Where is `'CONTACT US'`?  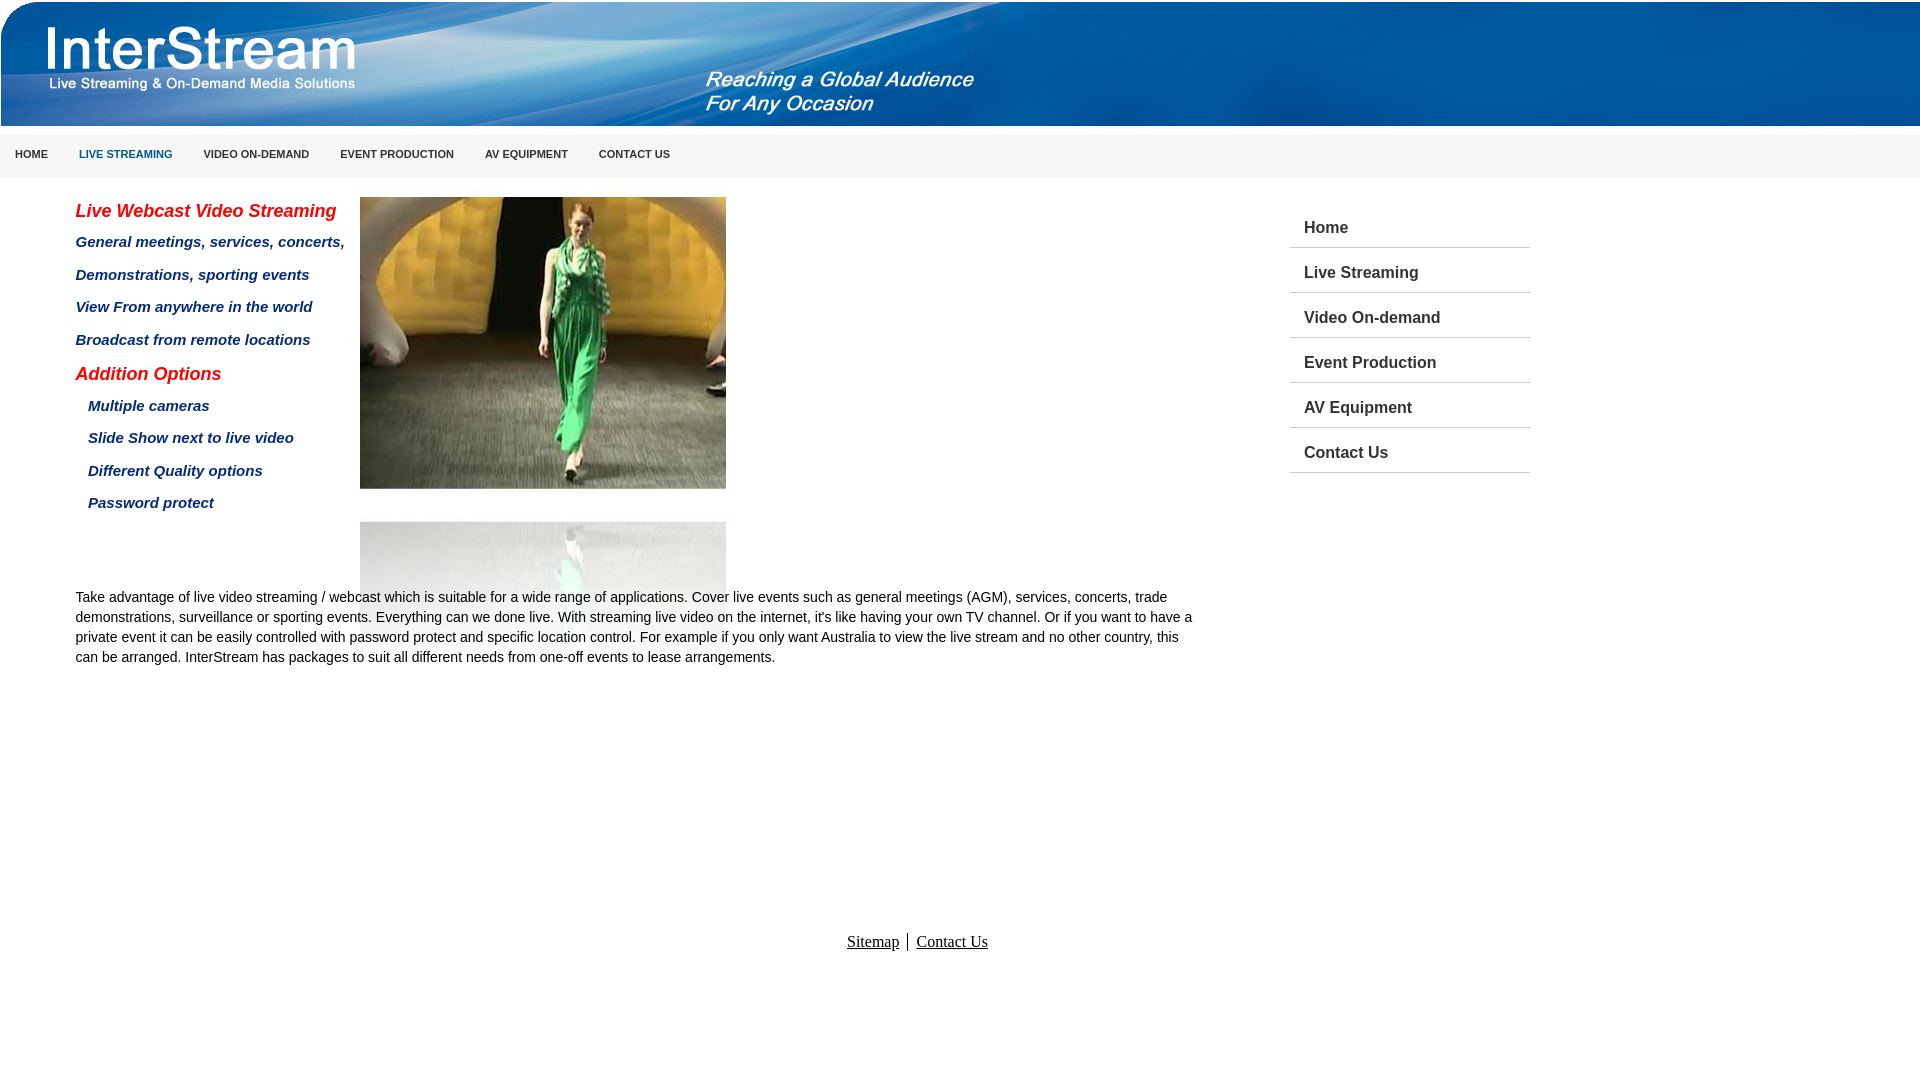
'CONTACT US' is located at coordinates (583, 154).